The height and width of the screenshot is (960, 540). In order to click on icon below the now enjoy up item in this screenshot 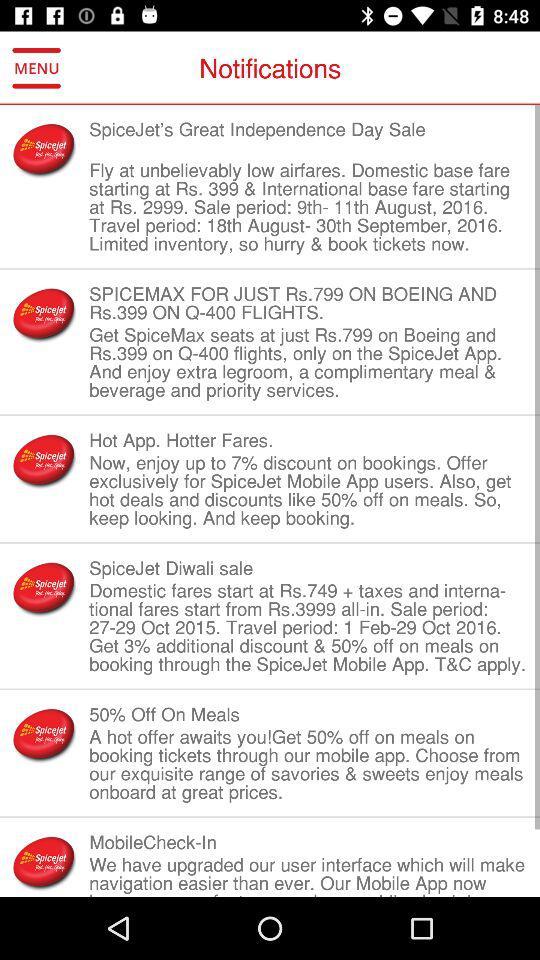, I will do `click(308, 568)`.